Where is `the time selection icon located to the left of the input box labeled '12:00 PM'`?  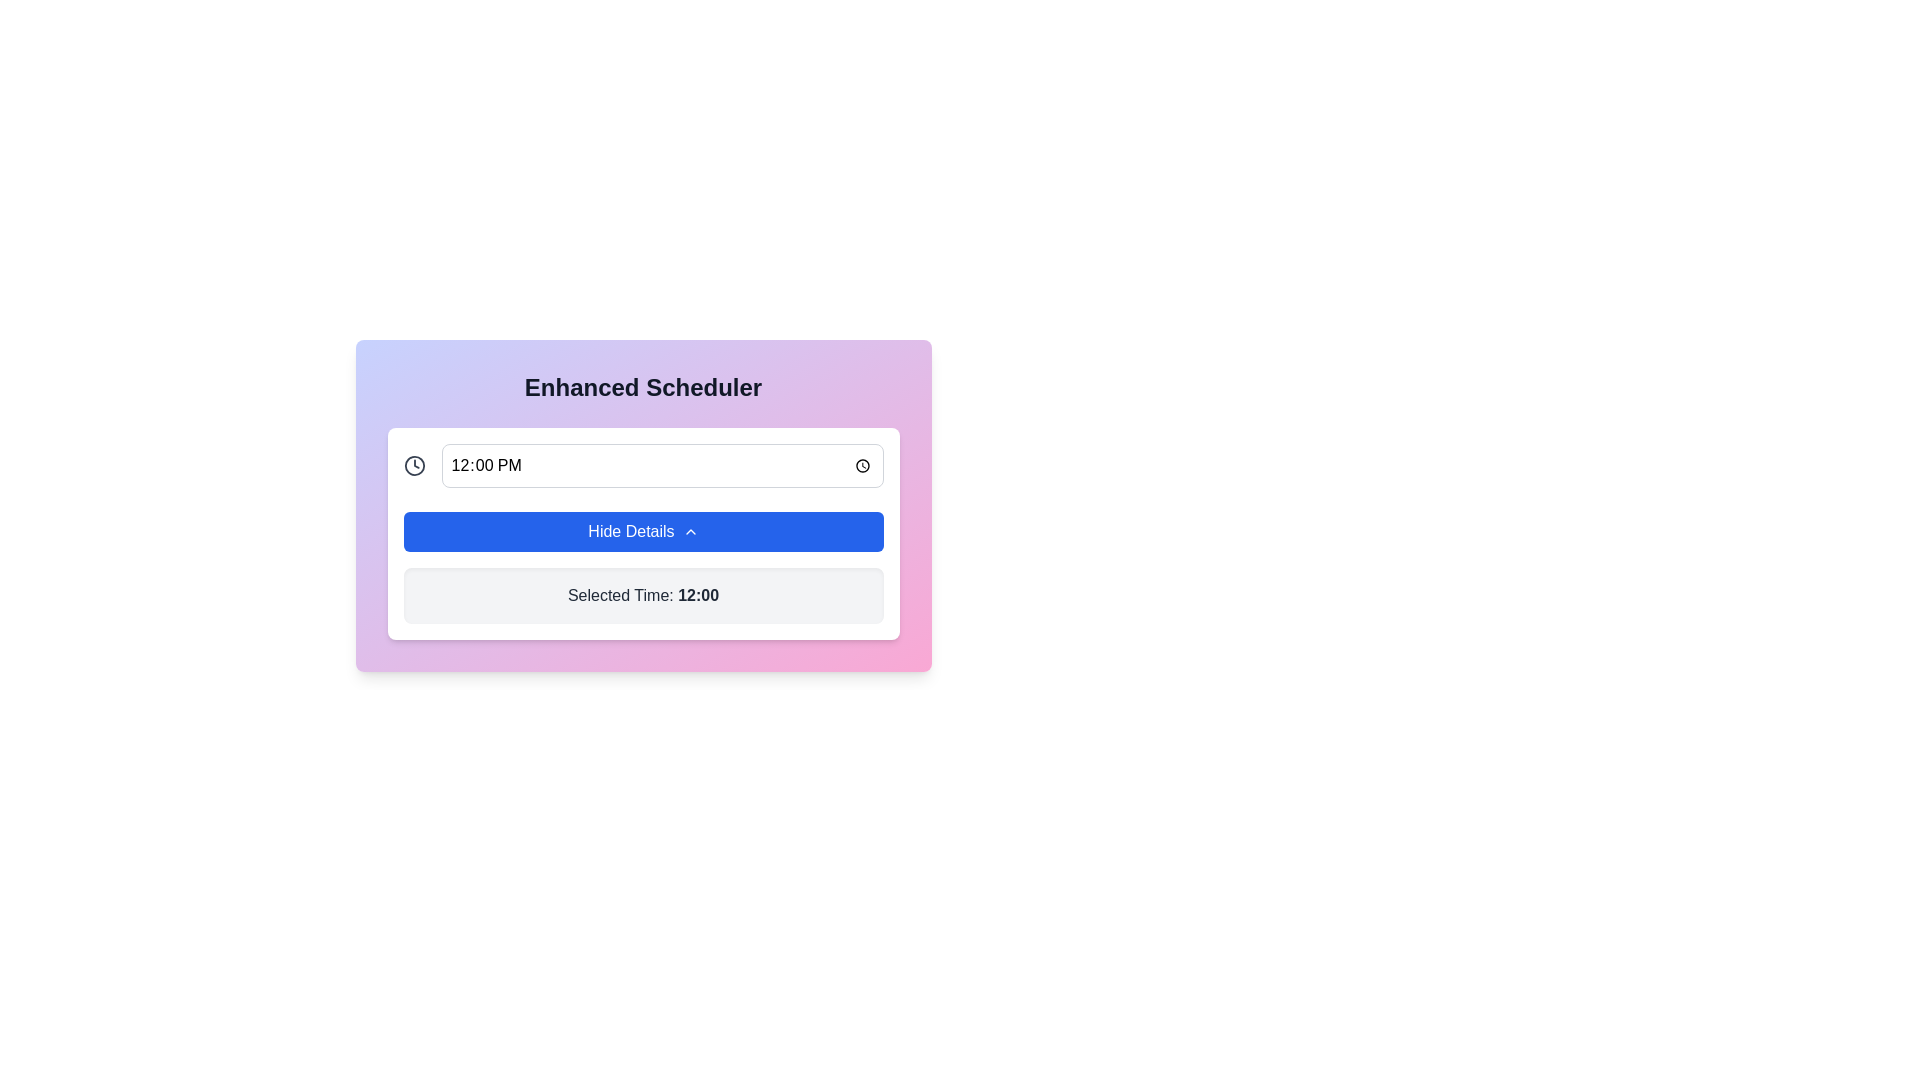
the time selection icon located to the left of the input box labeled '12:00 PM' is located at coordinates (413, 466).